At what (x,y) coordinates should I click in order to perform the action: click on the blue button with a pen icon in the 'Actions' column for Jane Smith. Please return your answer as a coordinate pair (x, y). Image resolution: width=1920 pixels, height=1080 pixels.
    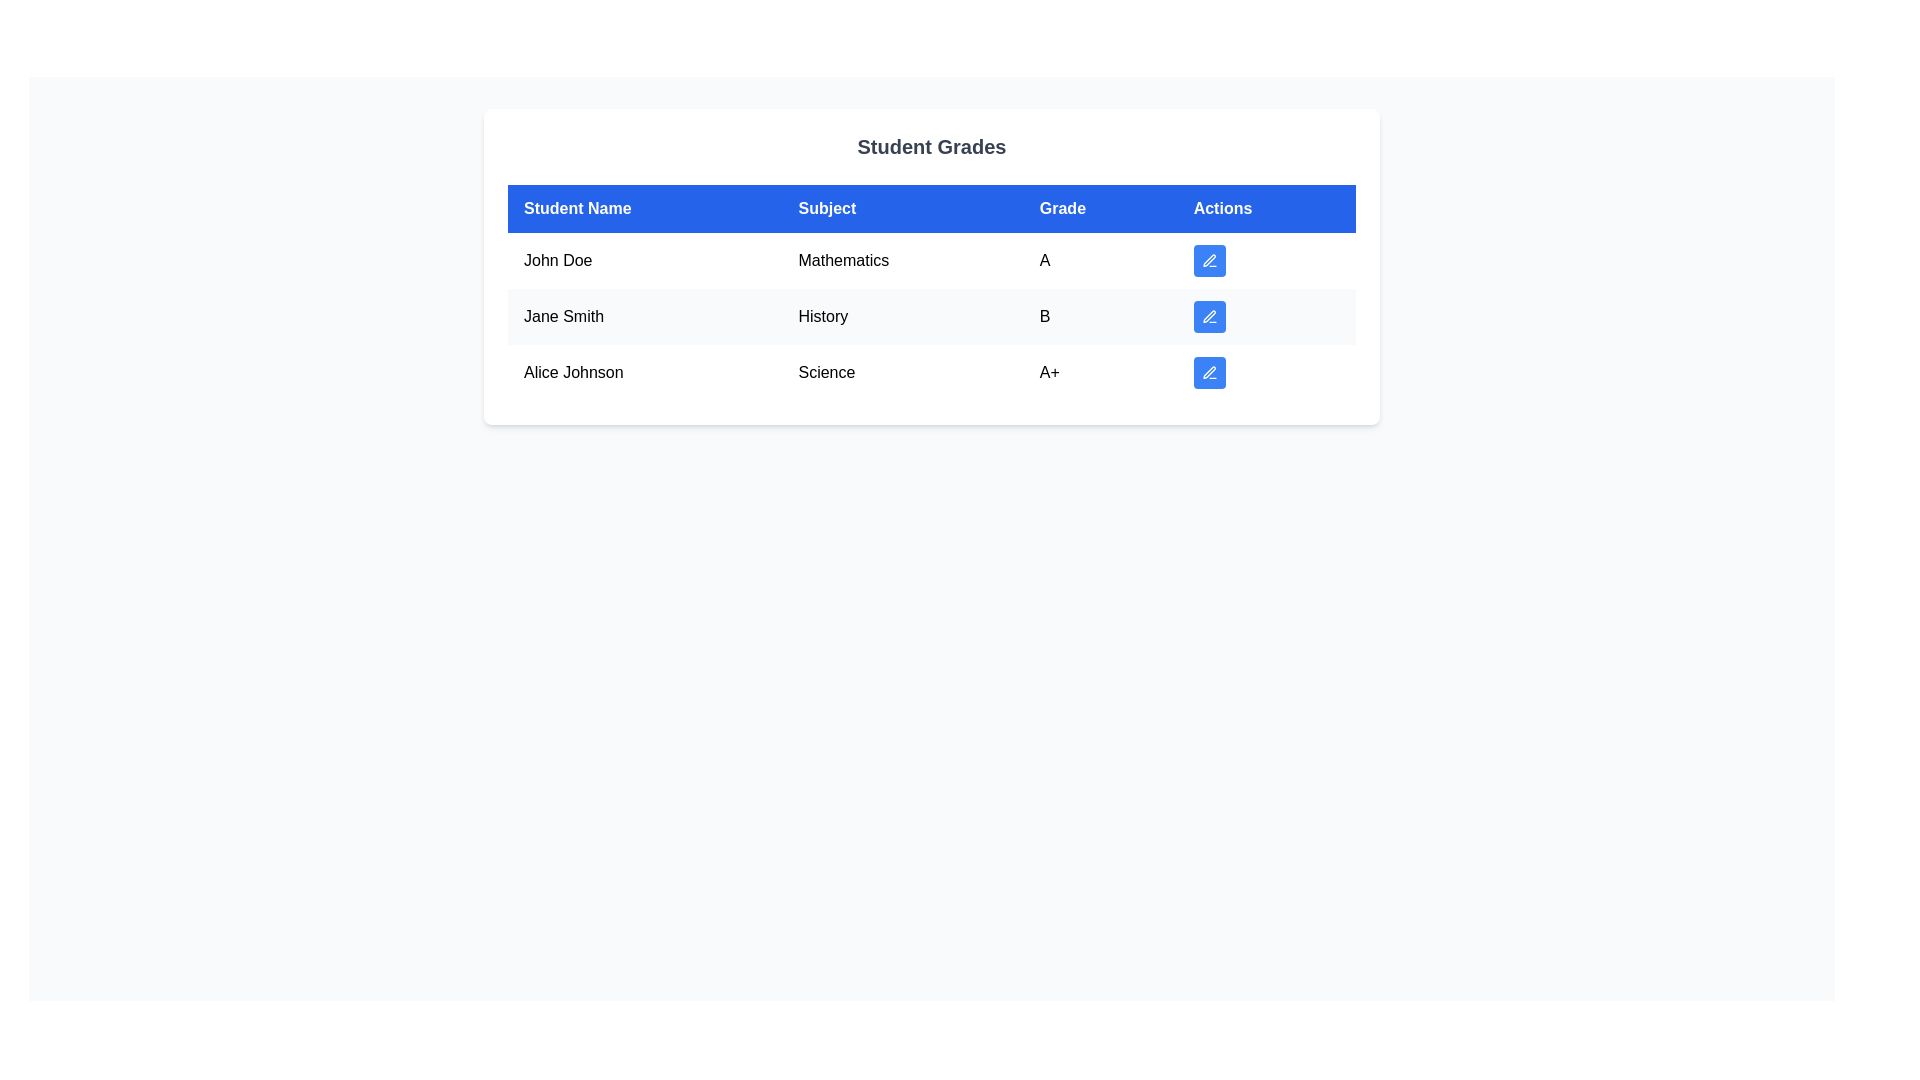
    Looking at the image, I should click on (1265, 315).